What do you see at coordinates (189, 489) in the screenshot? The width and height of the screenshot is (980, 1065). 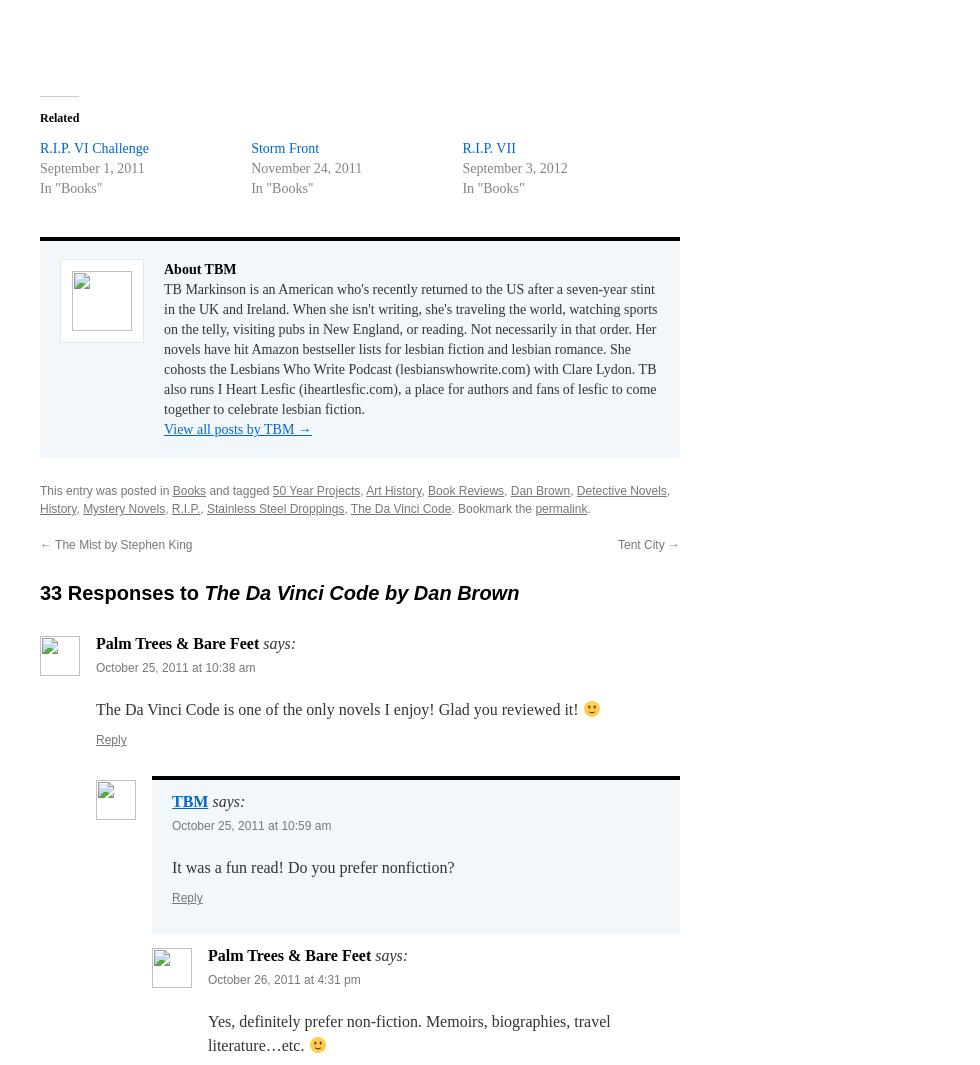 I see `'Books'` at bounding box center [189, 489].